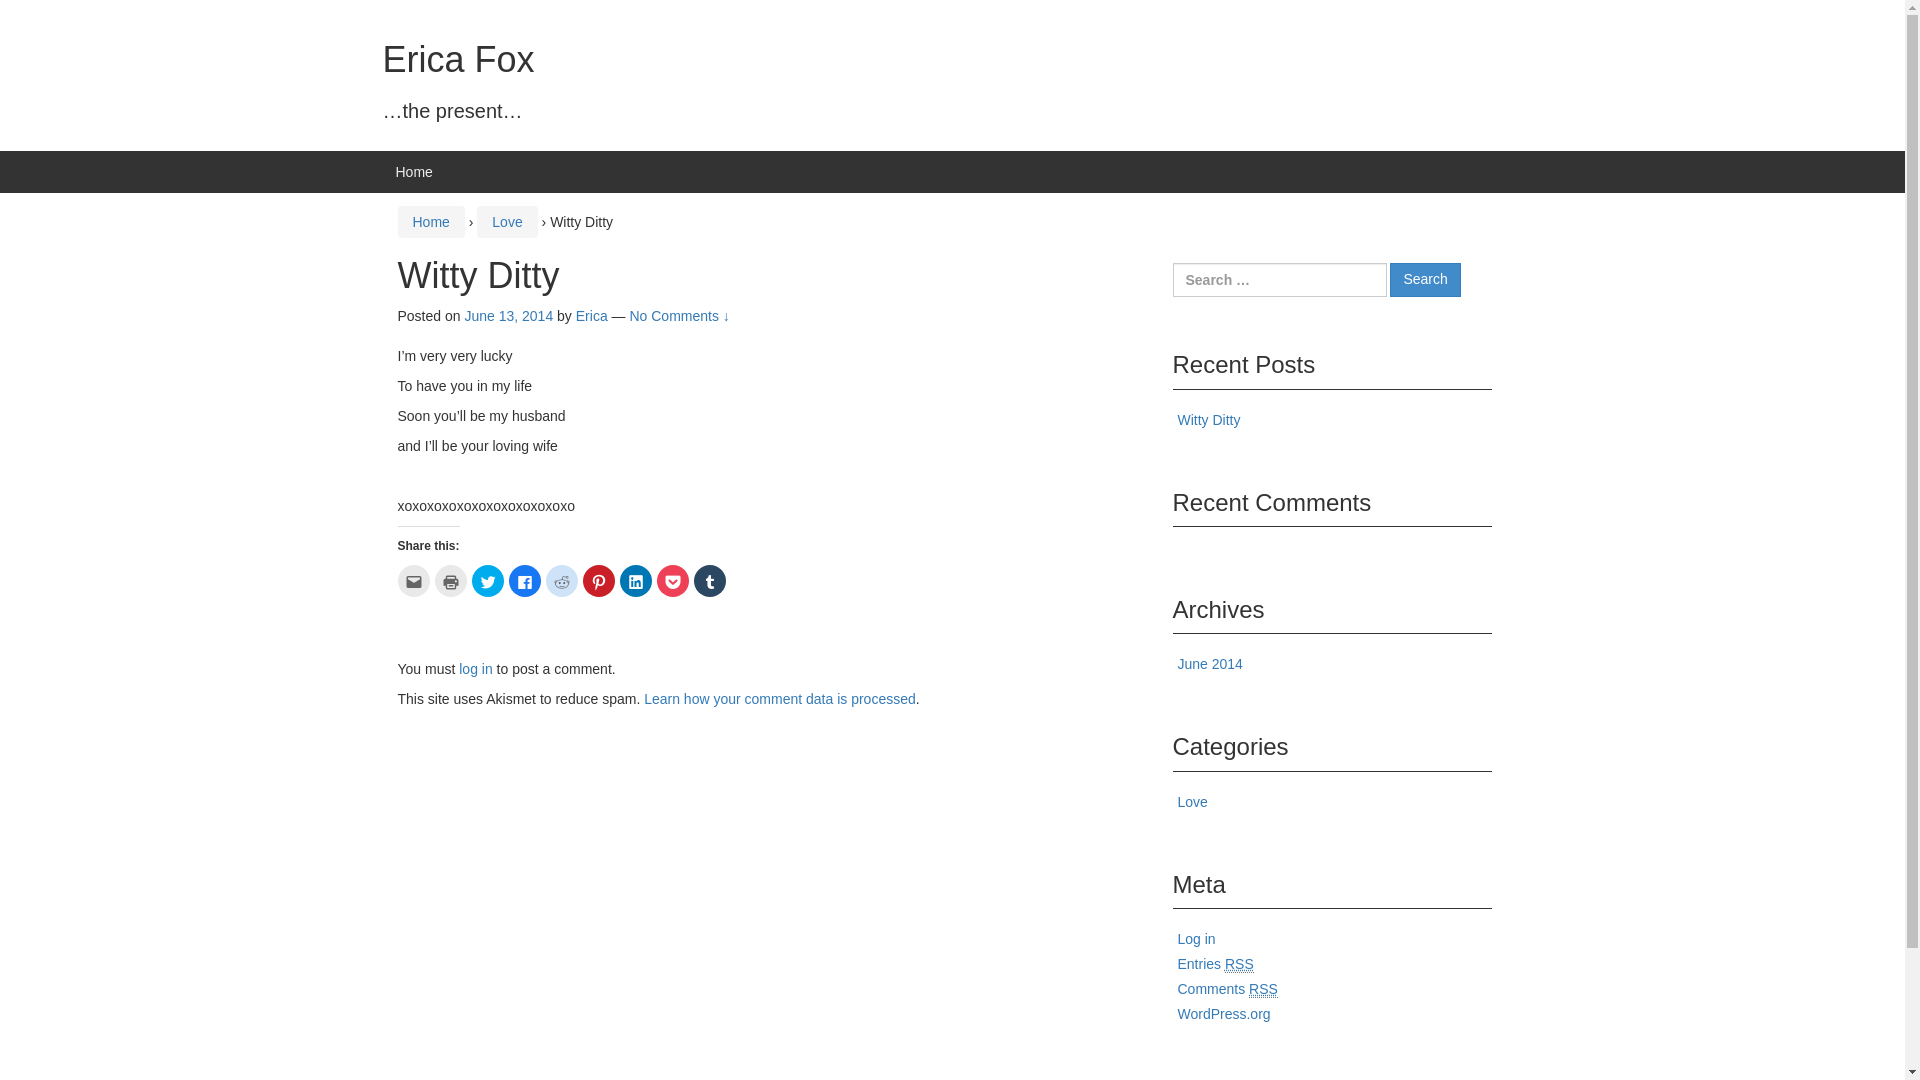  What do you see at coordinates (1424, 280) in the screenshot?
I see `'Search'` at bounding box center [1424, 280].